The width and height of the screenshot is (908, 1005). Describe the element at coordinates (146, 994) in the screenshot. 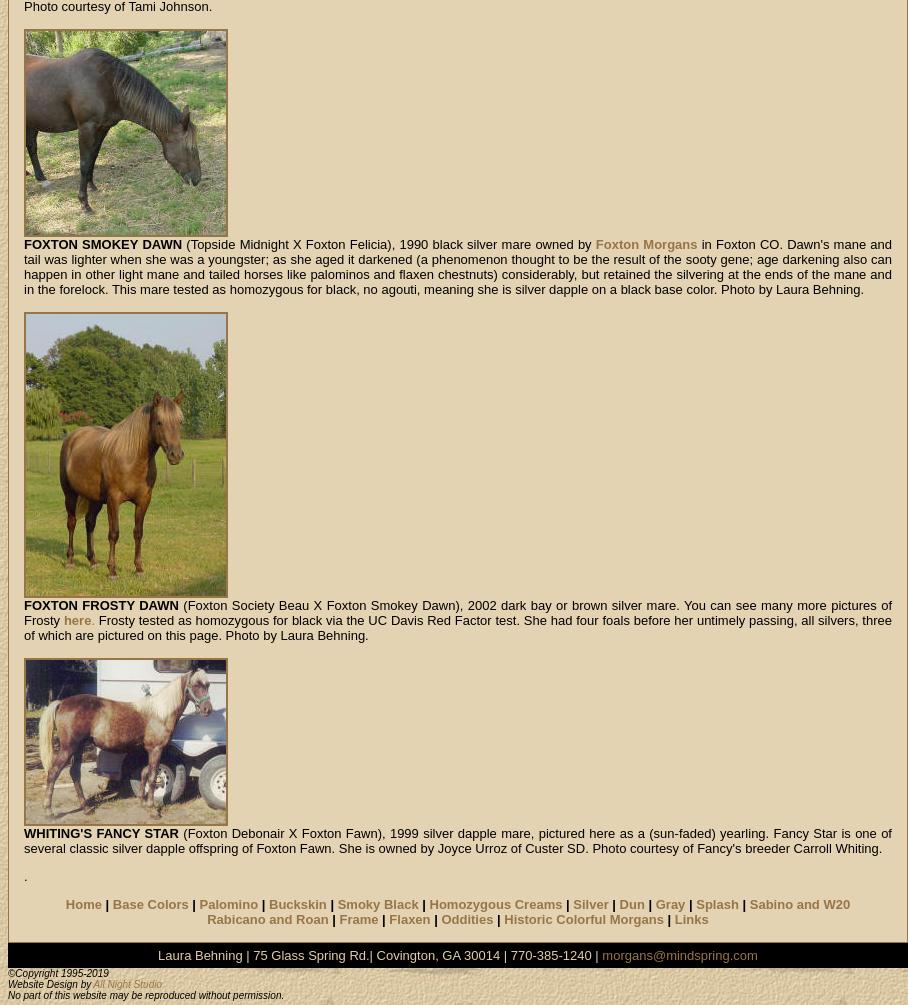

I see `'No part of this website may be reproduced without permission.'` at that location.